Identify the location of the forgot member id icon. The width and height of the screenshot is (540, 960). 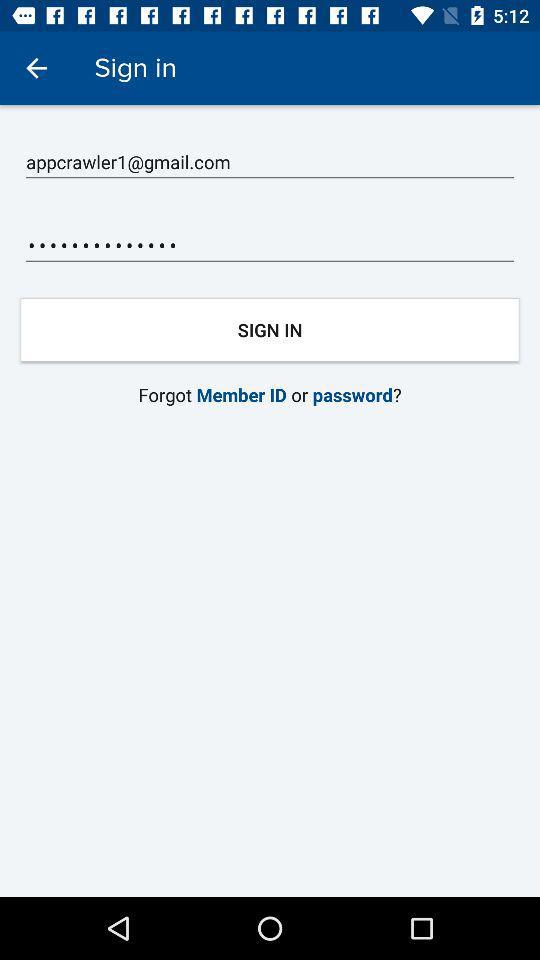
(270, 393).